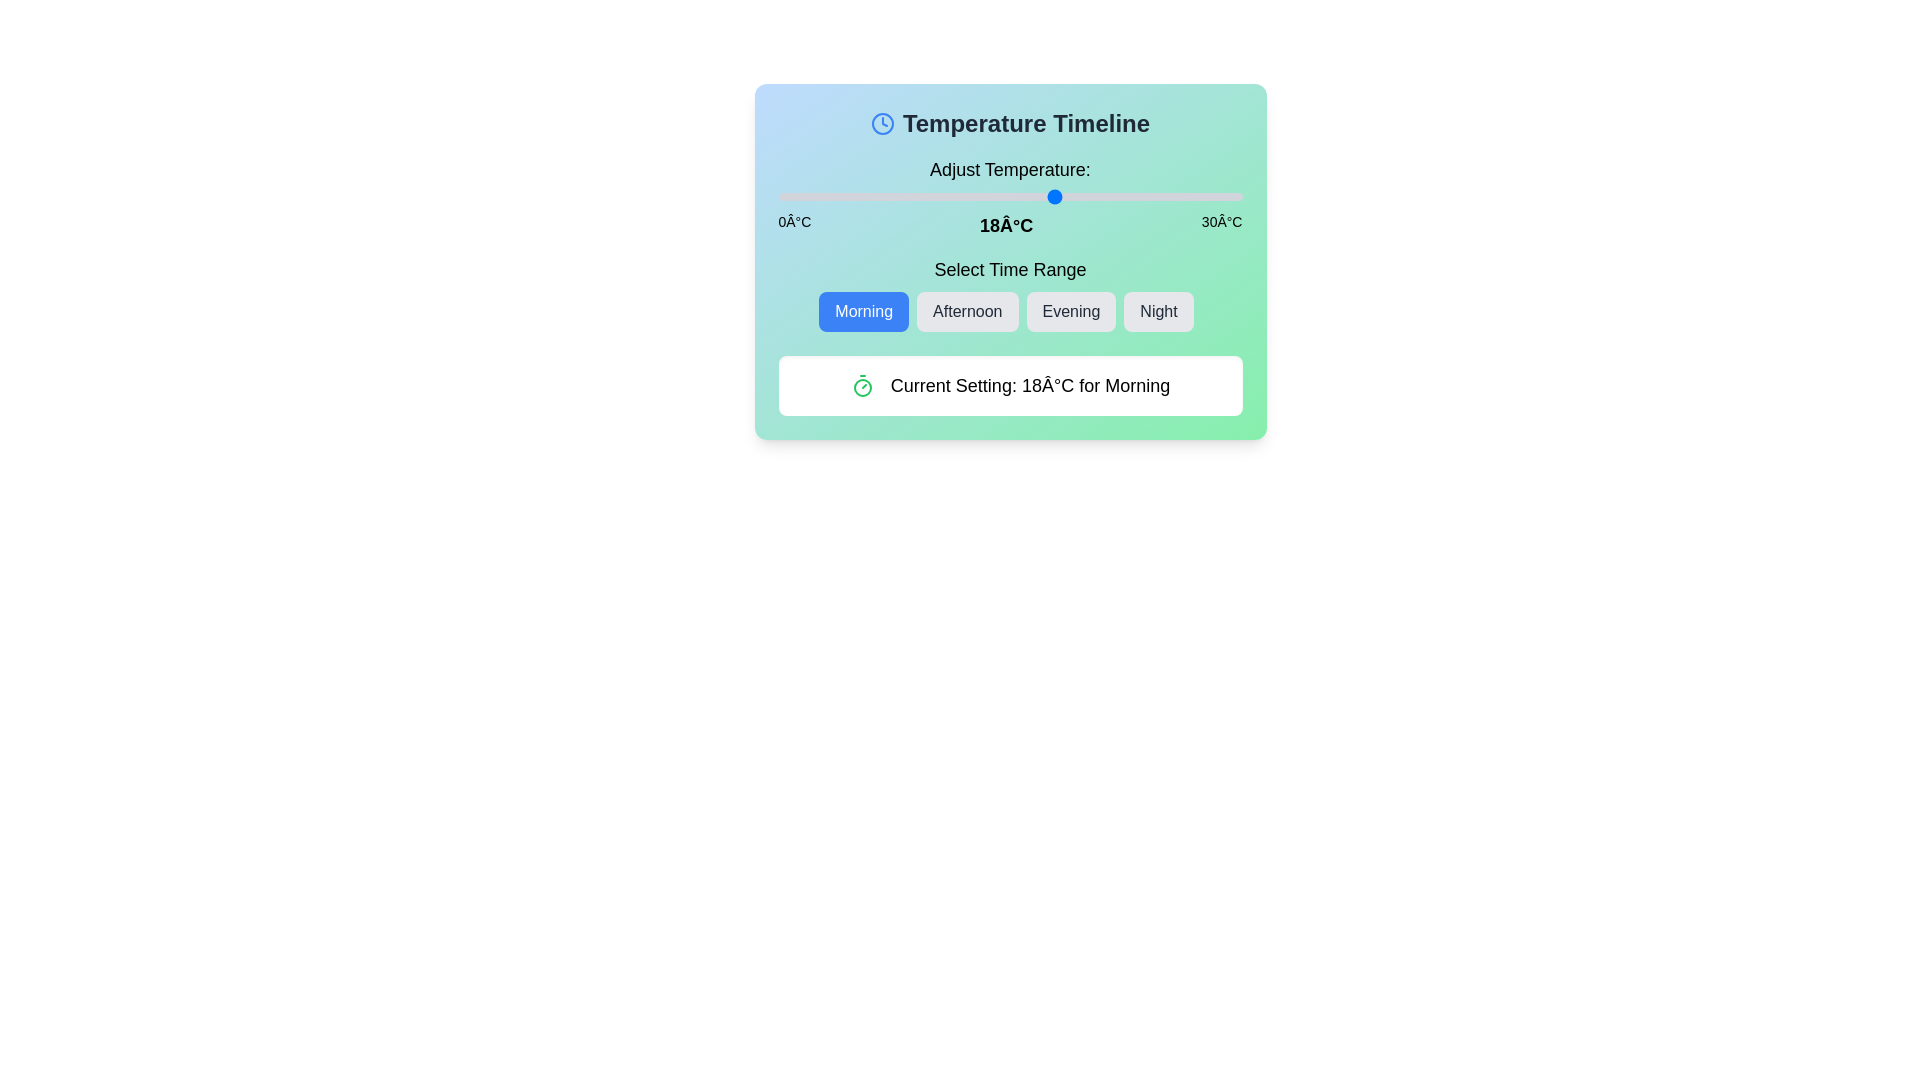 Image resolution: width=1920 pixels, height=1080 pixels. Describe the element at coordinates (864, 312) in the screenshot. I see `the 'Morning' button to select the corresponding time range` at that location.